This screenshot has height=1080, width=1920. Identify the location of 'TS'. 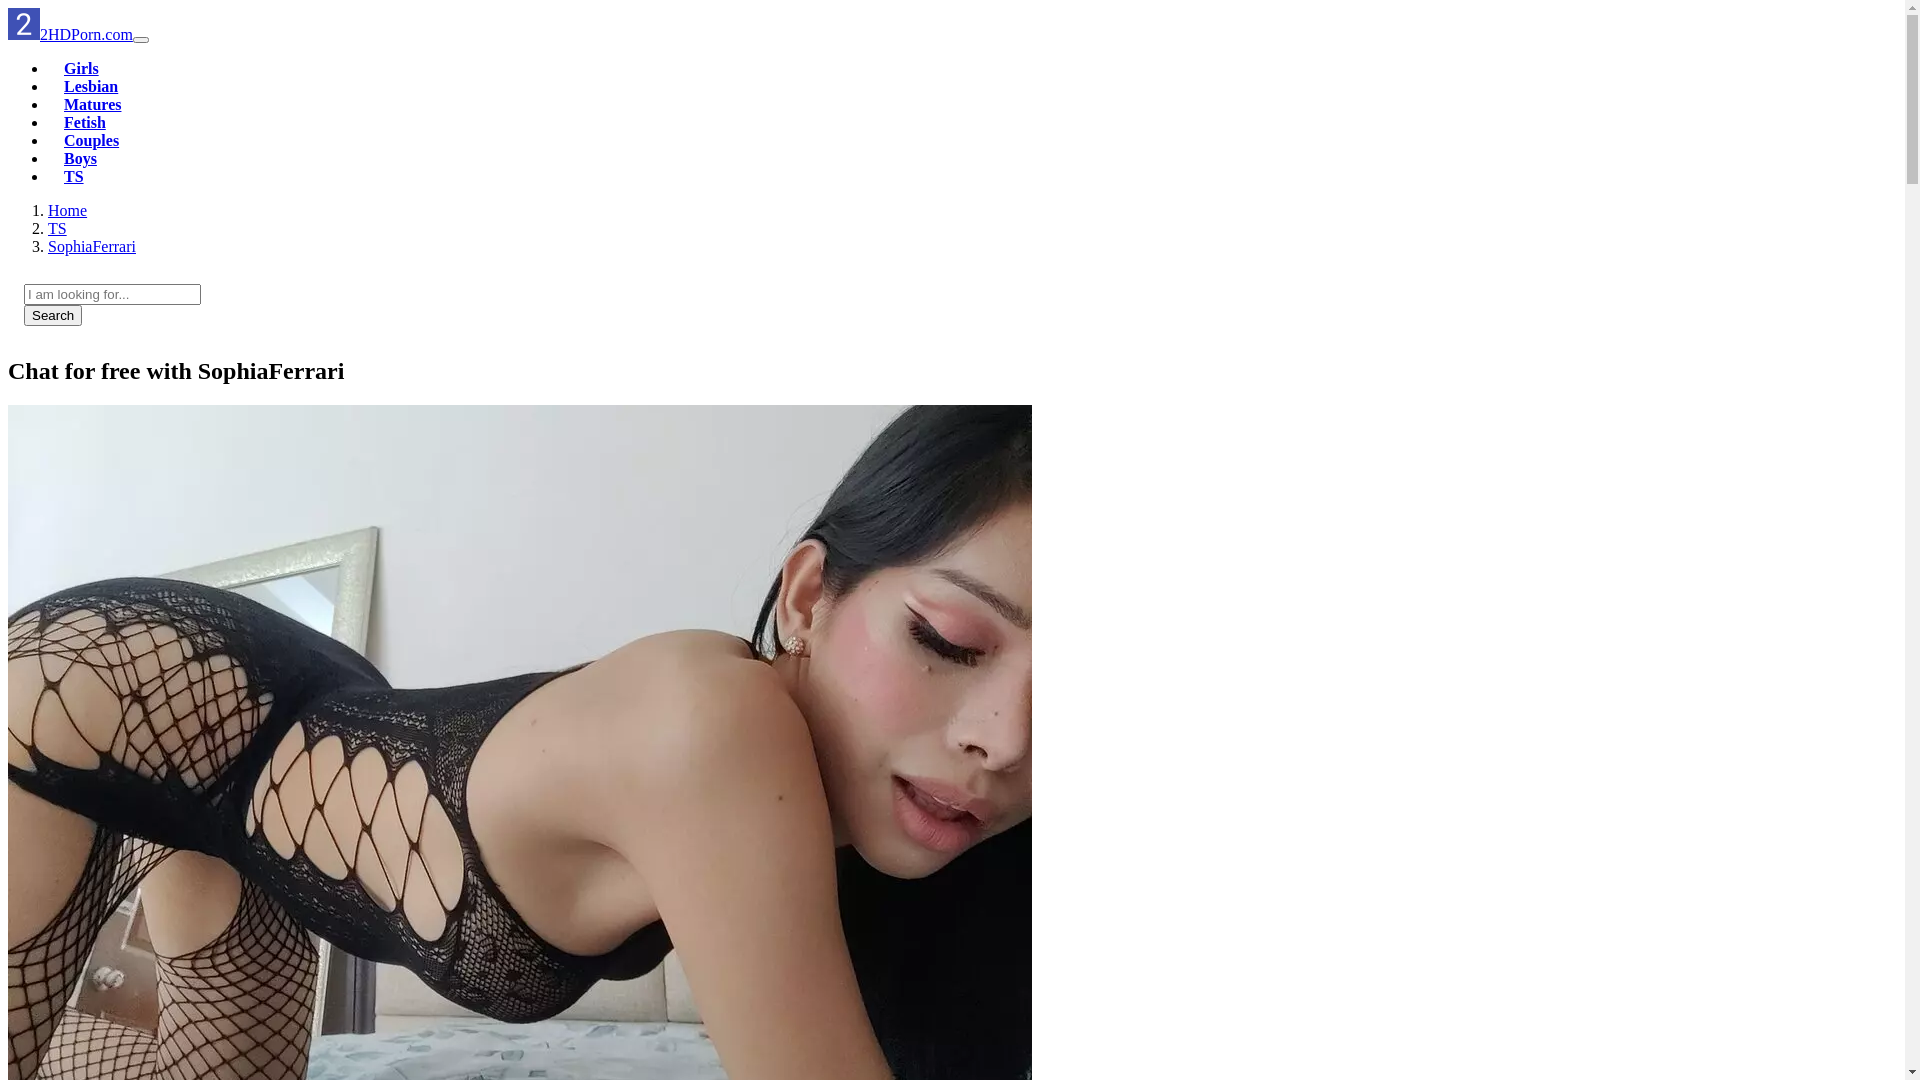
(57, 227).